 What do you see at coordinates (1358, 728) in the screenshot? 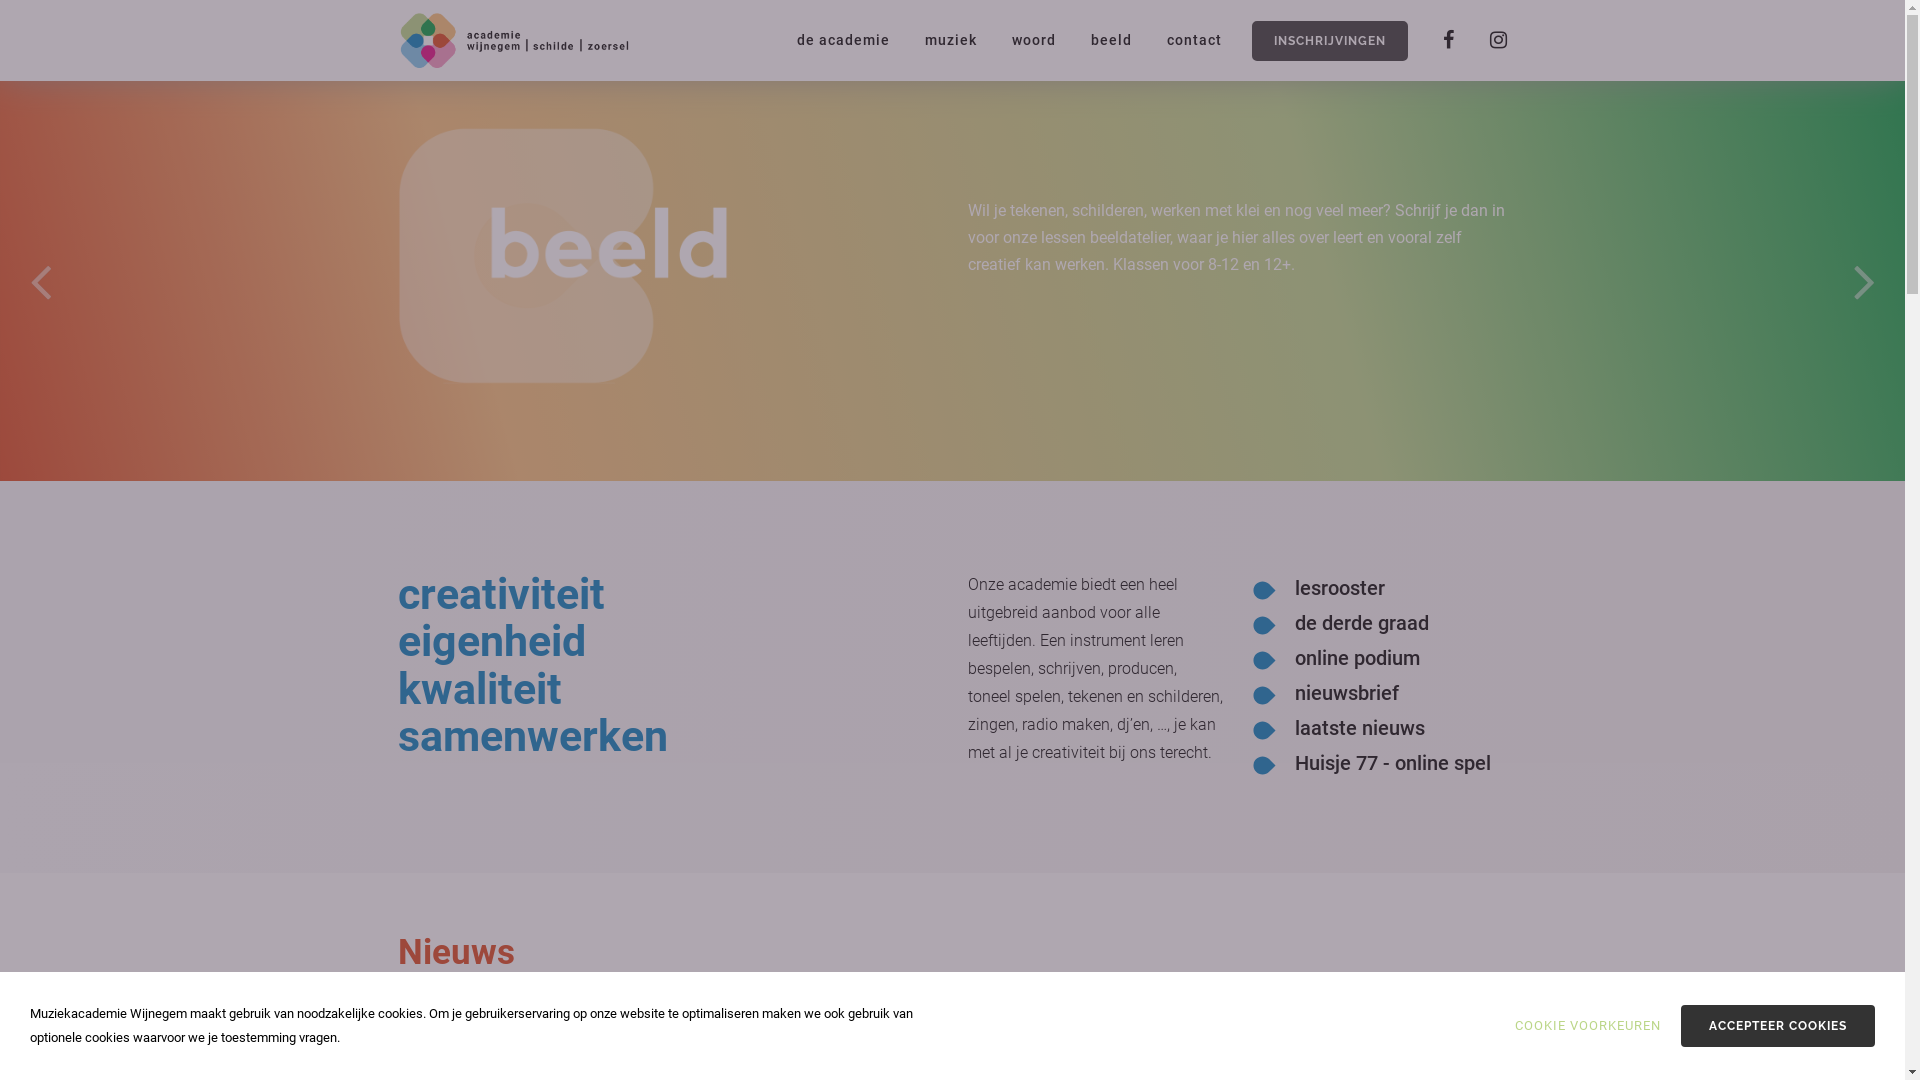
I see `'laatste nieuws'` at bounding box center [1358, 728].